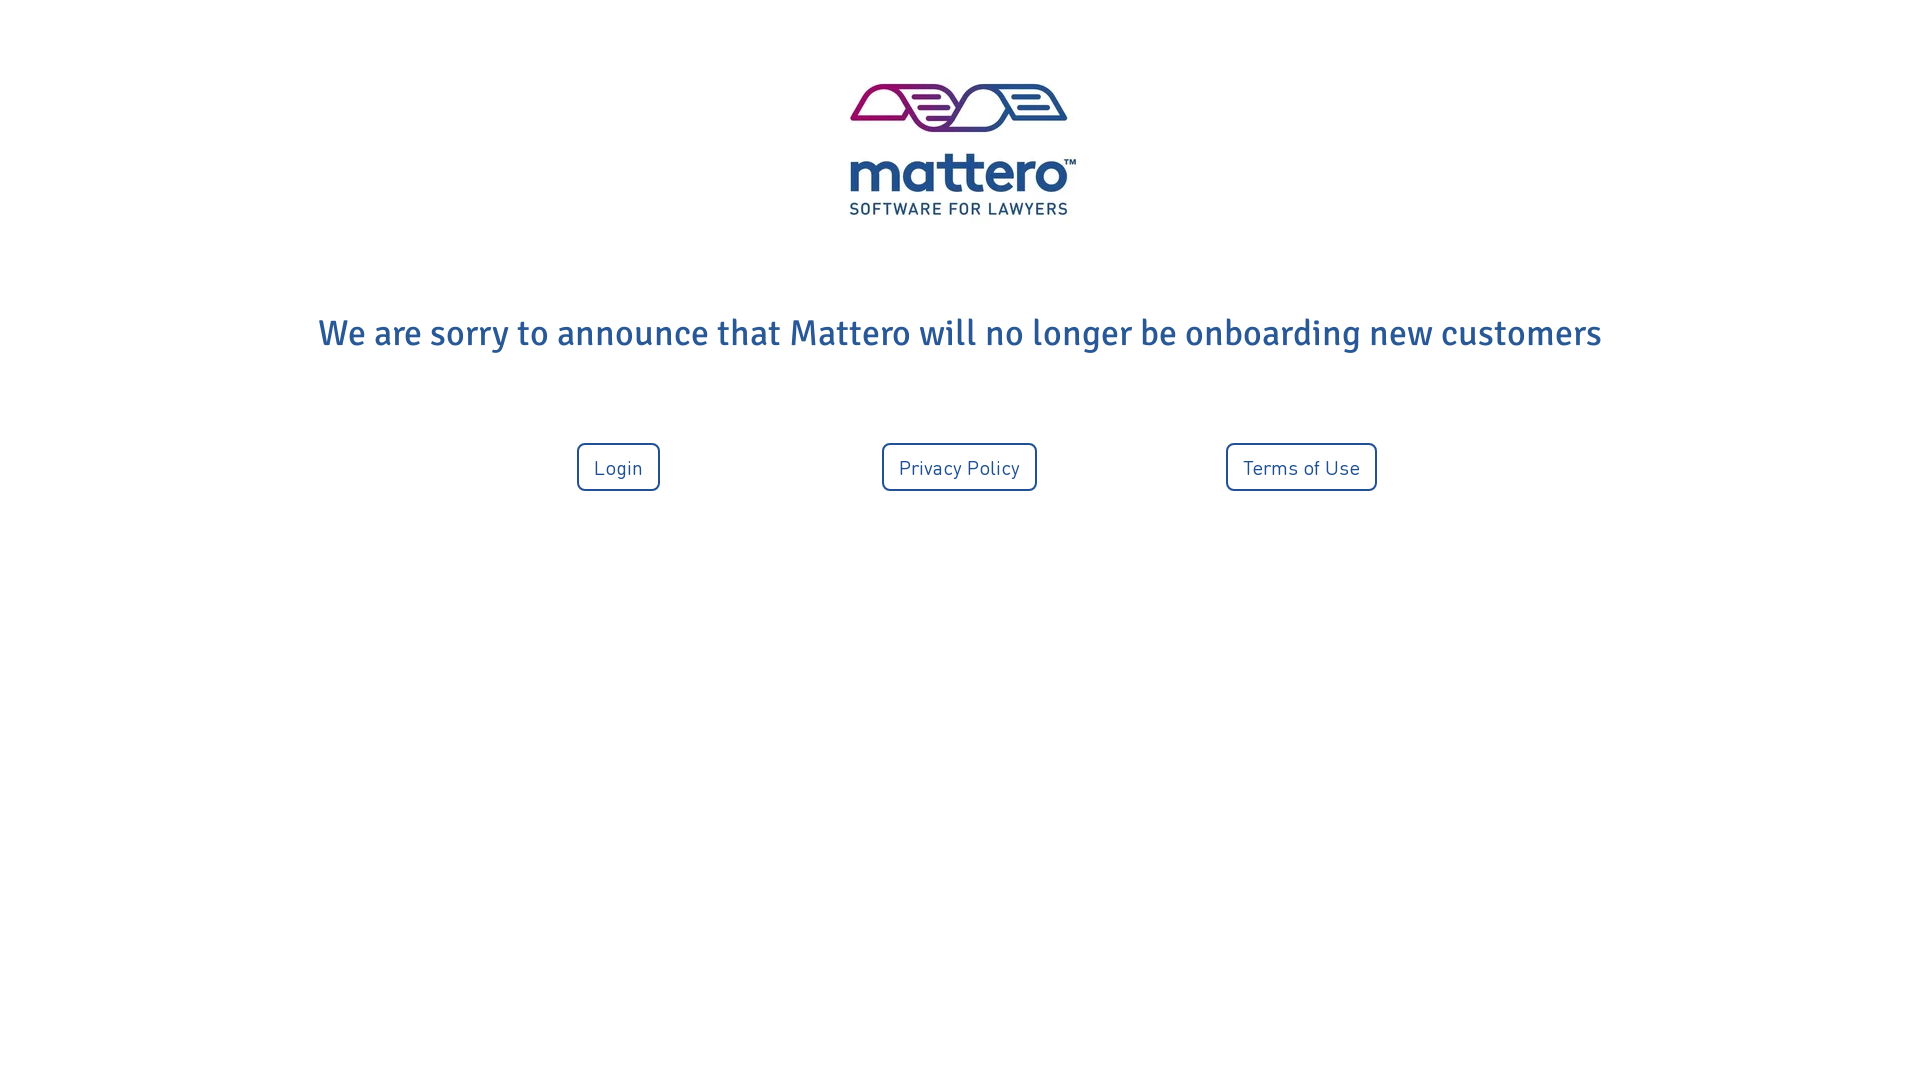 The width and height of the screenshot is (1920, 1080). I want to click on 'Privacy Policy', so click(958, 466).